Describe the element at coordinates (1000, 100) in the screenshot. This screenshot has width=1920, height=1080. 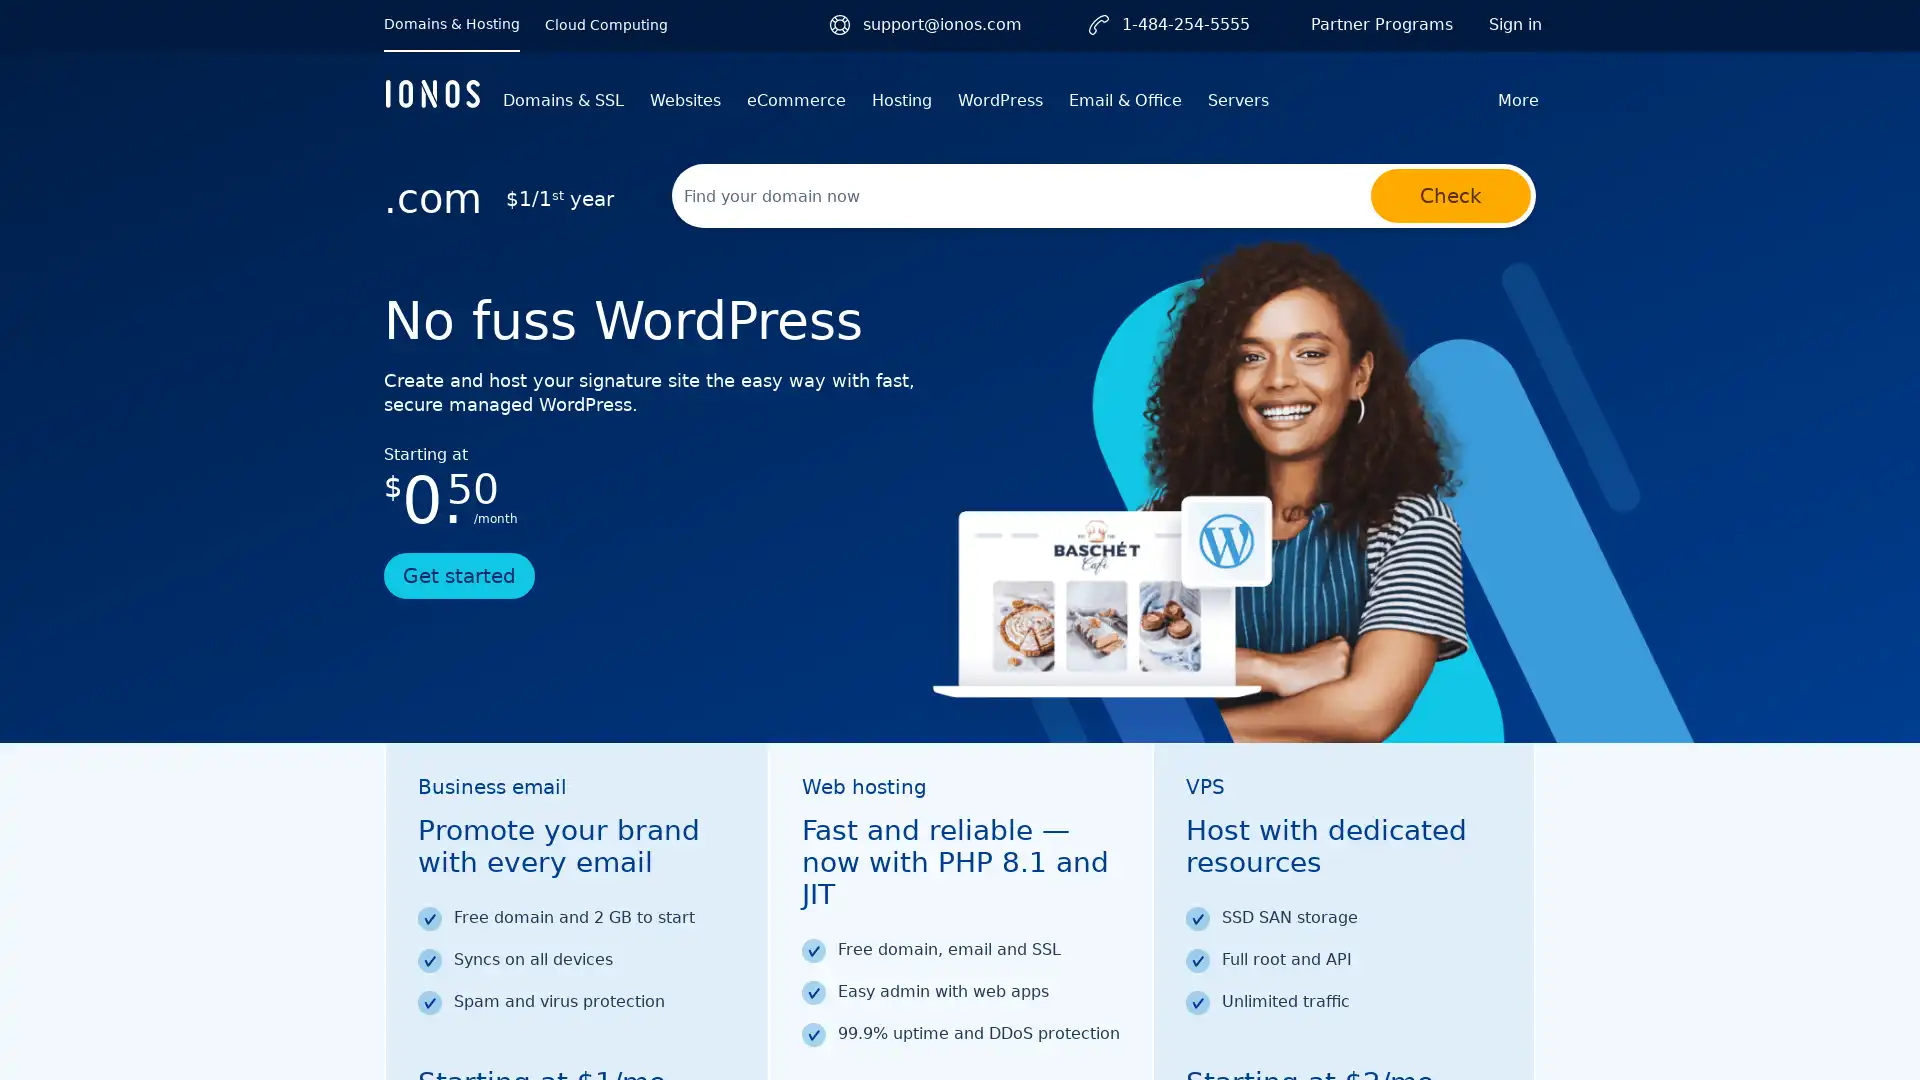
I see `WordPress` at that location.